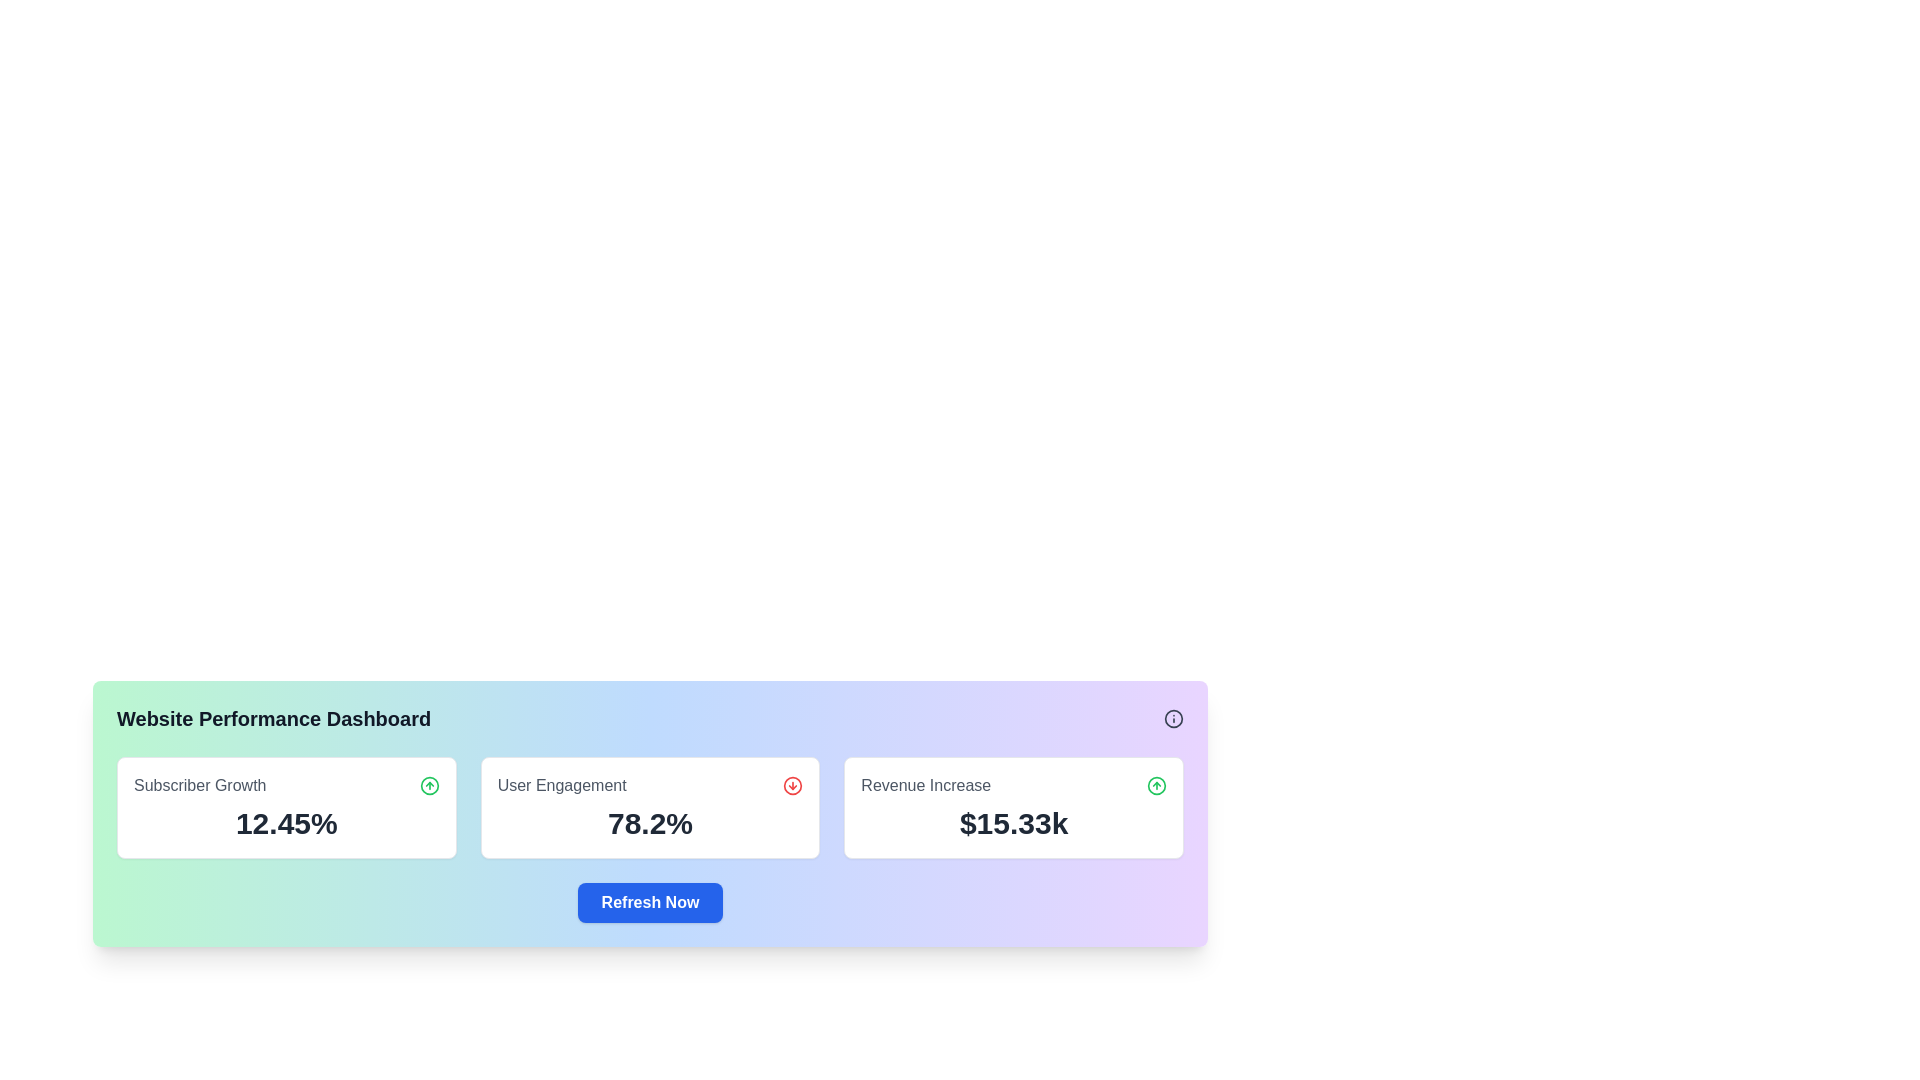 The image size is (1920, 1080). What do you see at coordinates (1014, 806) in the screenshot?
I see `the Informational card that displays performance data related to revenue increase, which is the third and rightmost box in a three-column grid layout` at bounding box center [1014, 806].